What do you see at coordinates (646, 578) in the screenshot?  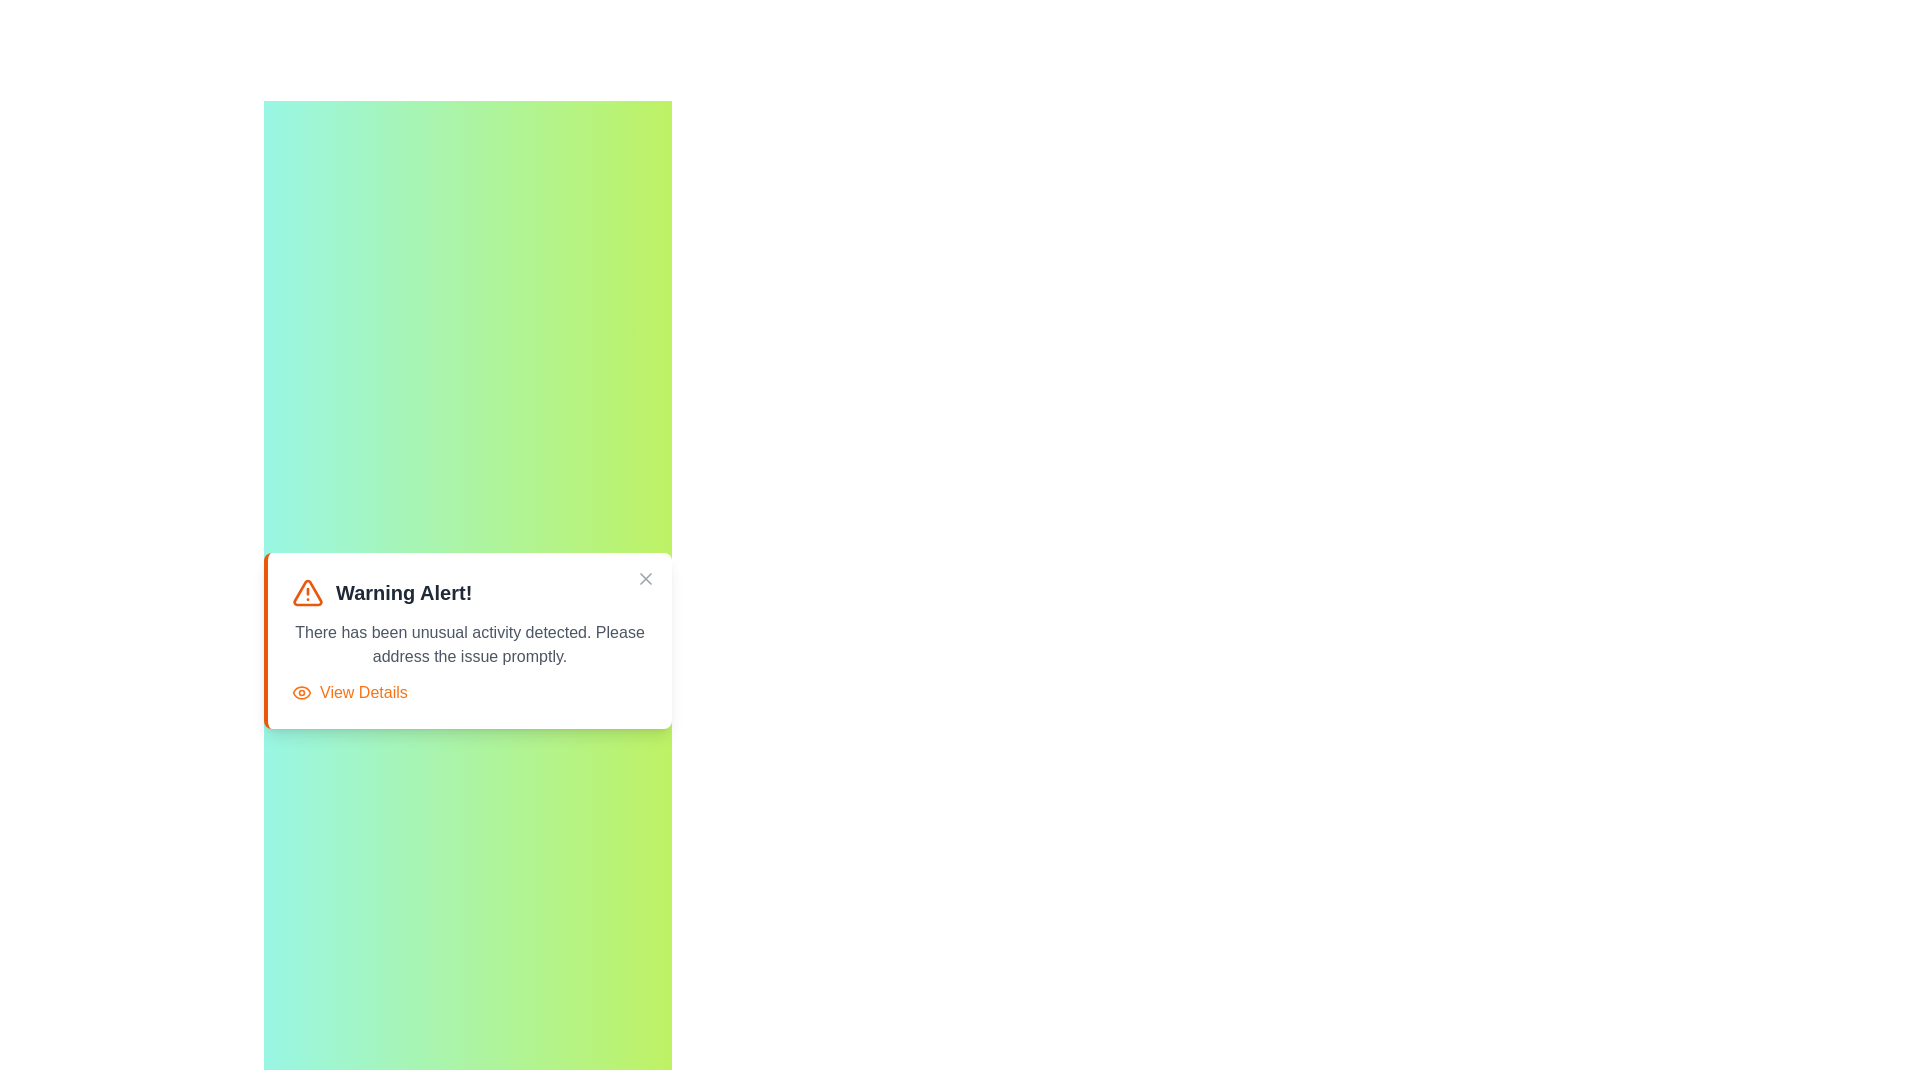 I see `close button to dismiss the alert` at bounding box center [646, 578].